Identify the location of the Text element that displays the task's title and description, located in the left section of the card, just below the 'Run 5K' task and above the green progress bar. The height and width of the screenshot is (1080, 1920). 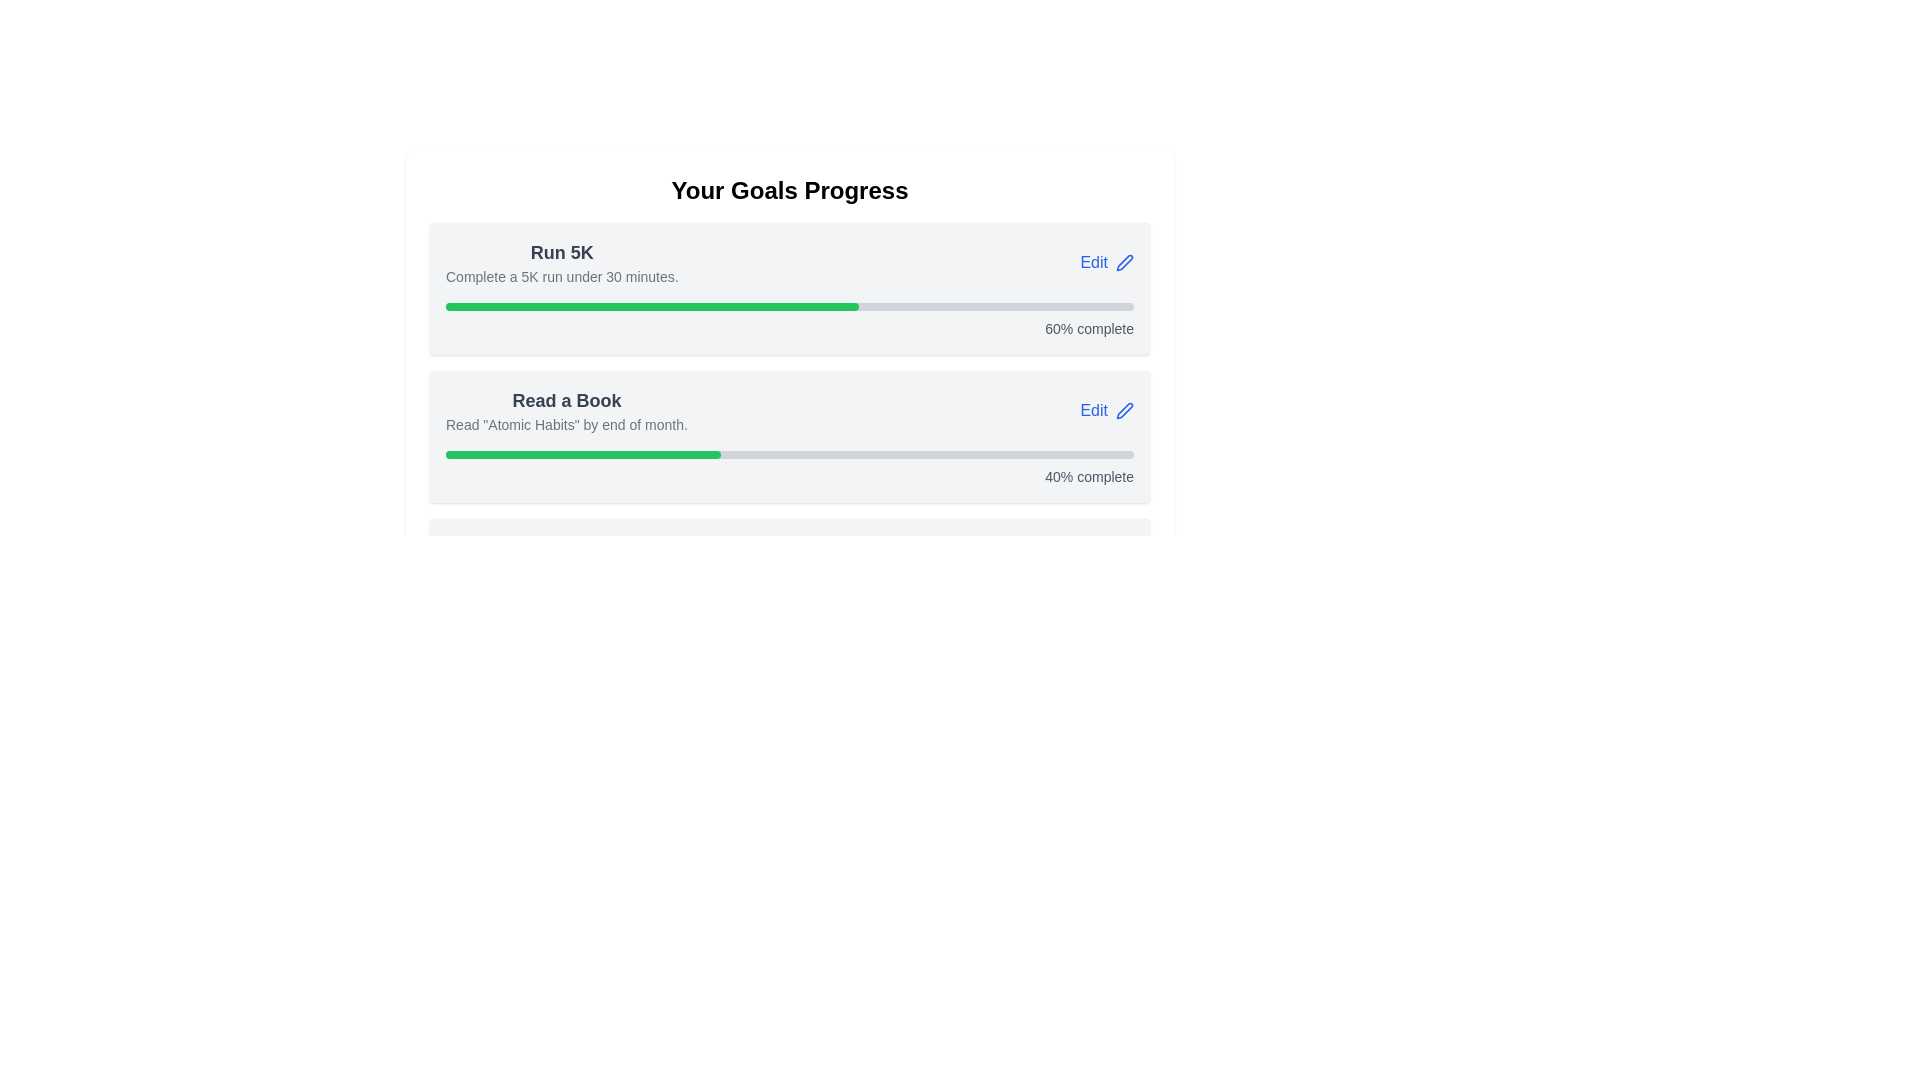
(565, 410).